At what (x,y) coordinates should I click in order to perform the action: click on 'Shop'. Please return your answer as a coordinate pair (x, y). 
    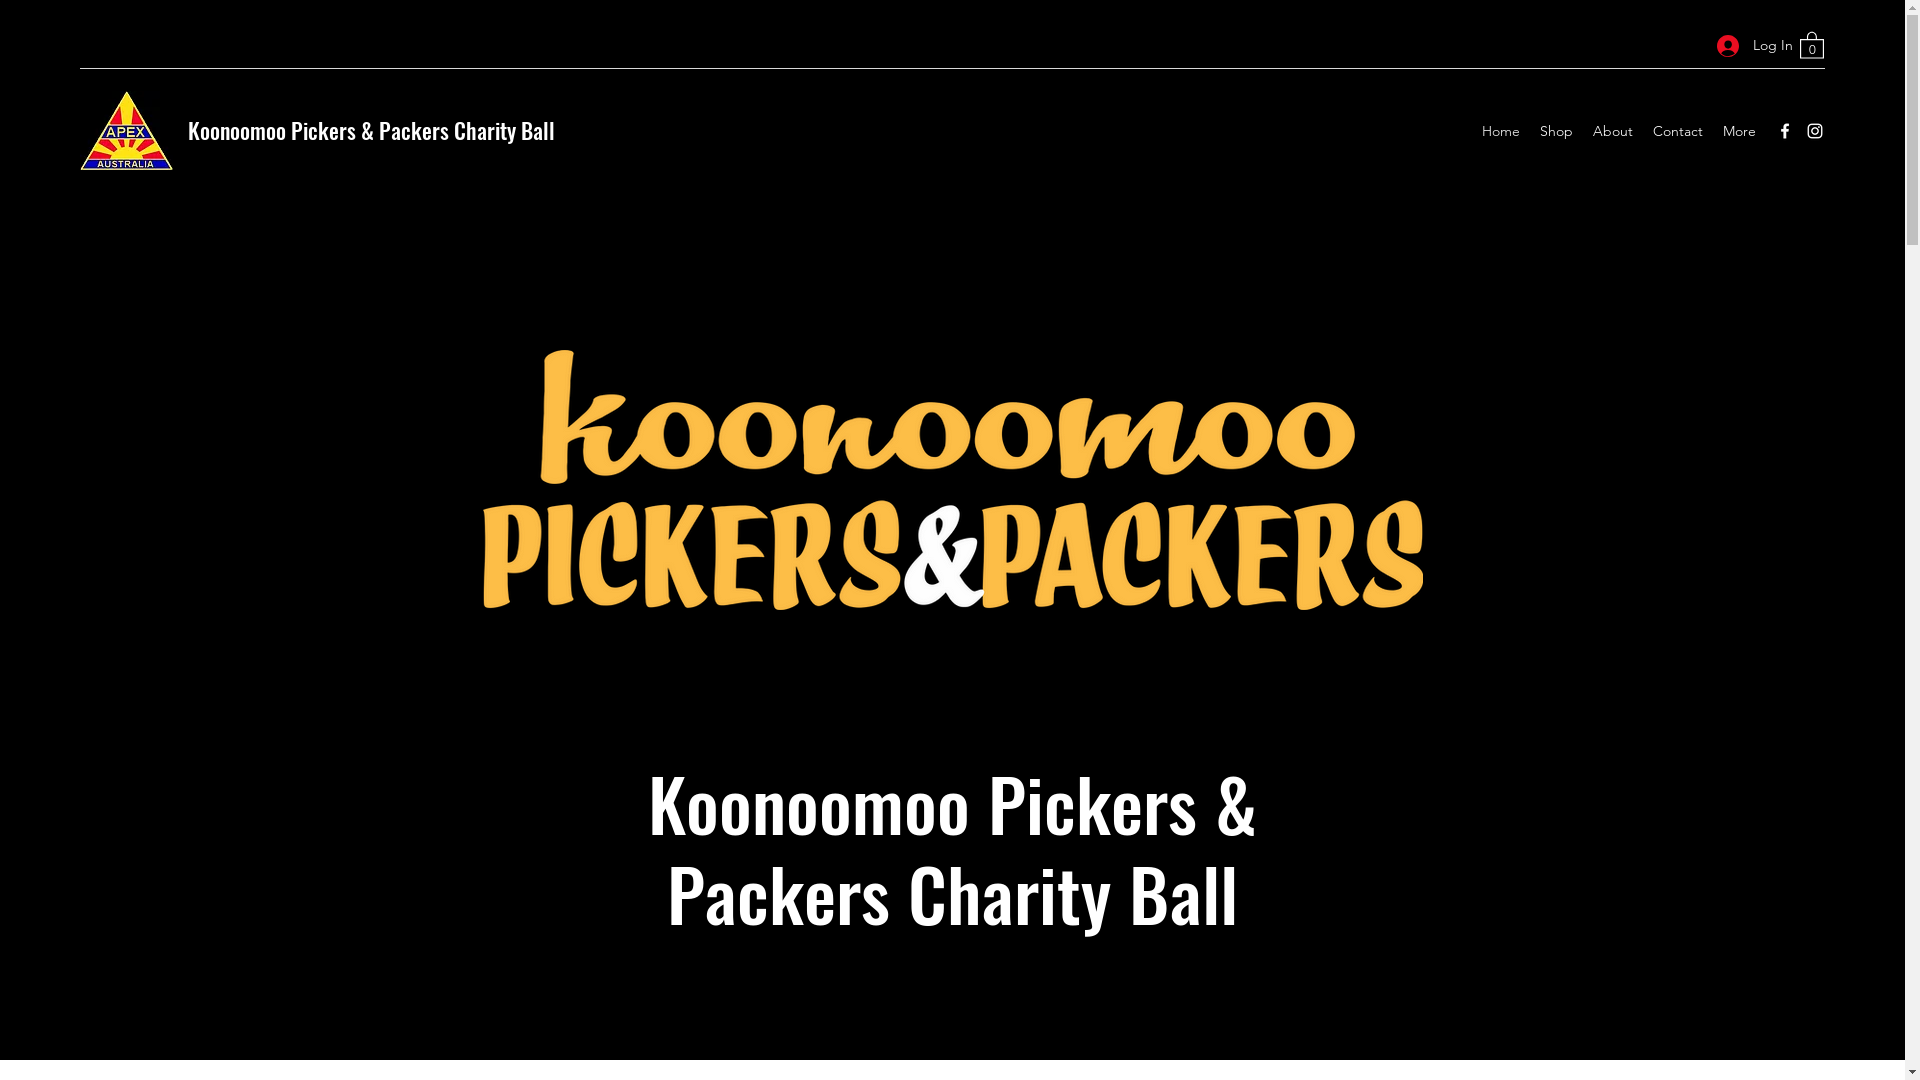
    Looking at the image, I should click on (1529, 131).